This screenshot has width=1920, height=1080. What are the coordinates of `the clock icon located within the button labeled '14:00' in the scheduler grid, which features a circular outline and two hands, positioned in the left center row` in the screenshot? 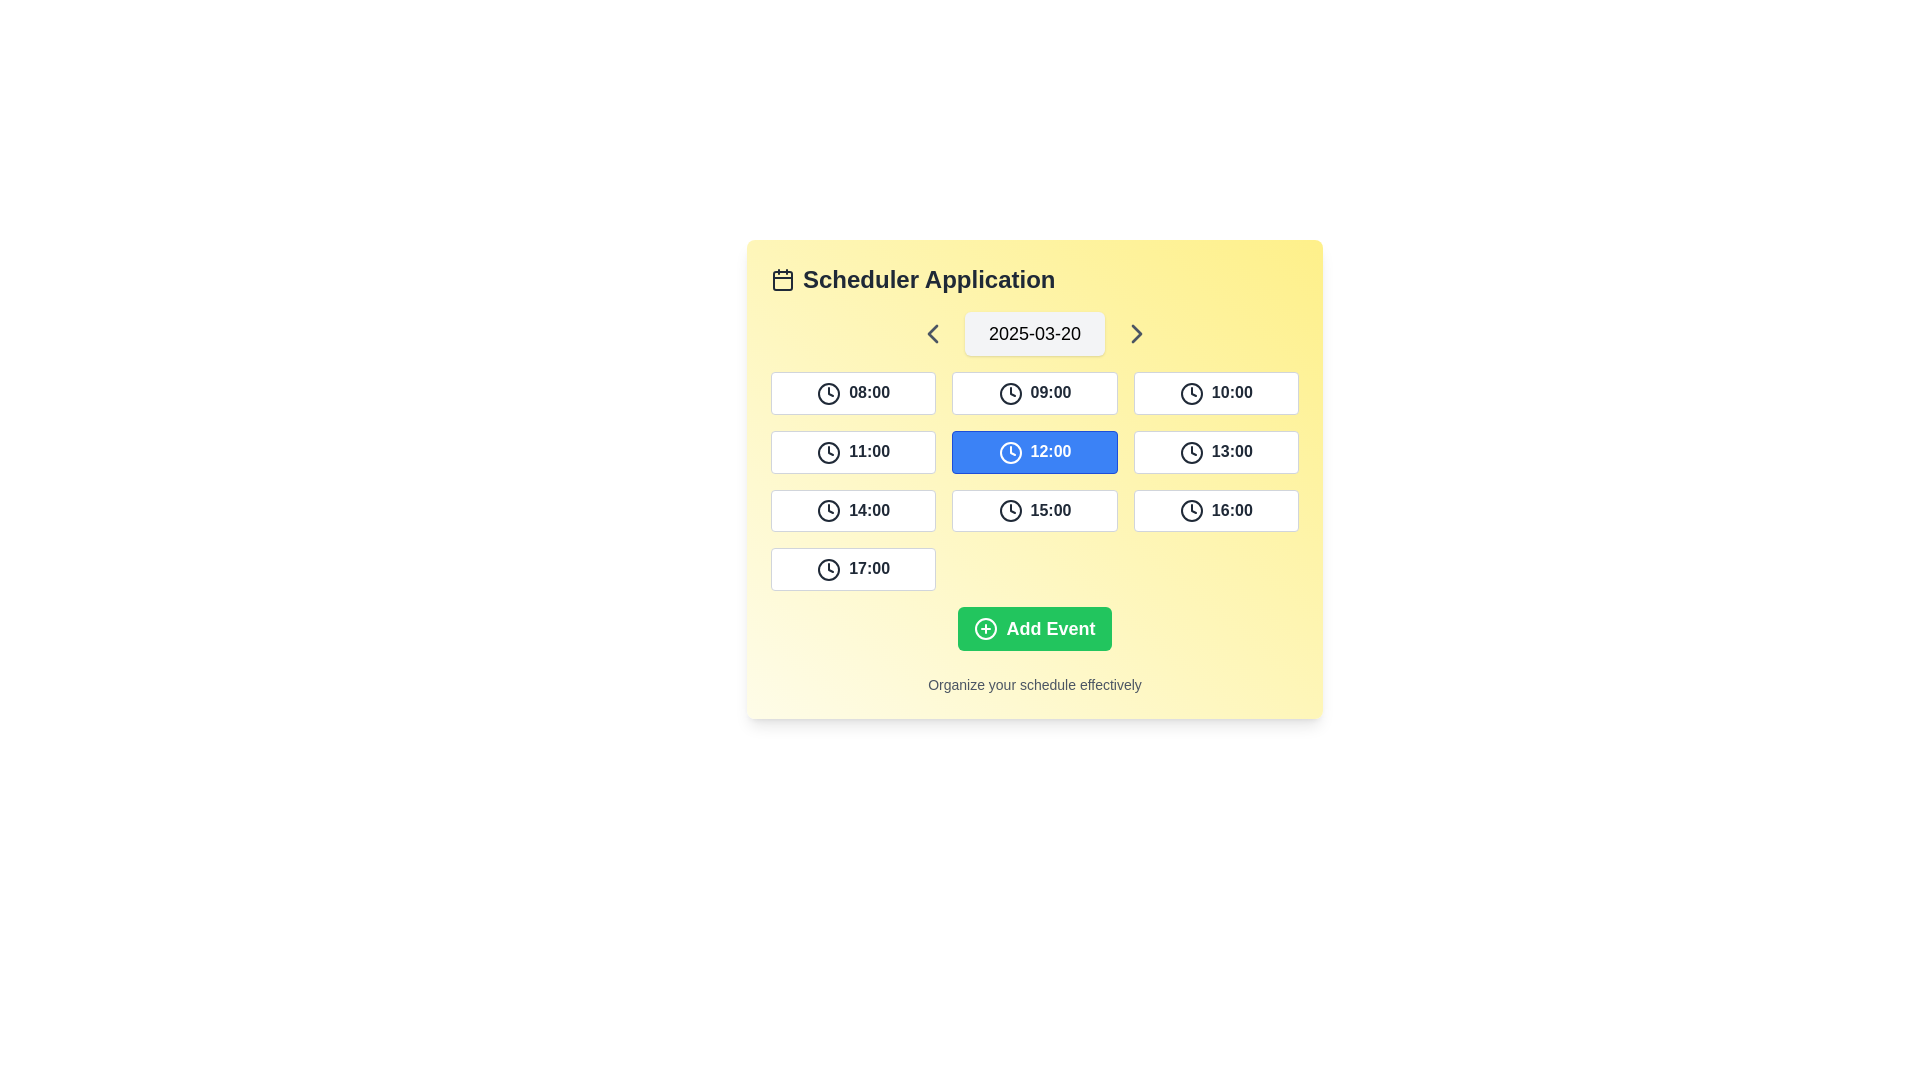 It's located at (829, 510).